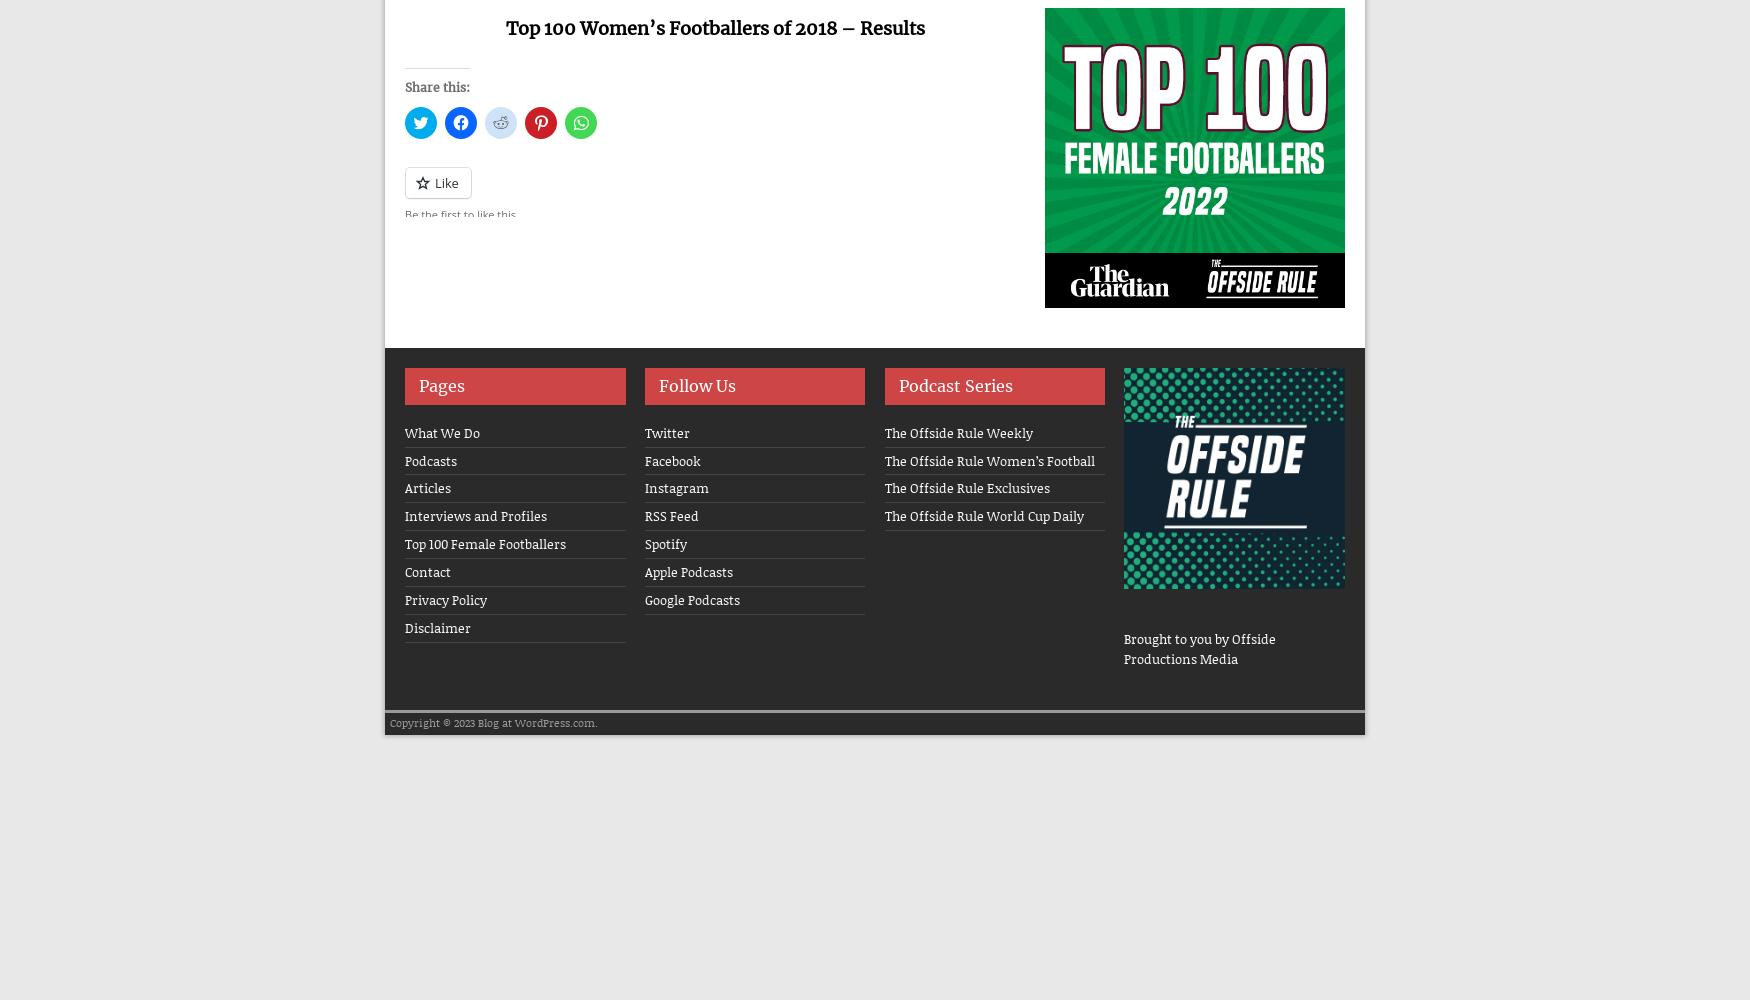 This screenshot has height=1000, width=1750. What do you see at coordinates (643, 544) in the screenshot?
I see `'Spotify'` at bounding box center [643, 544].